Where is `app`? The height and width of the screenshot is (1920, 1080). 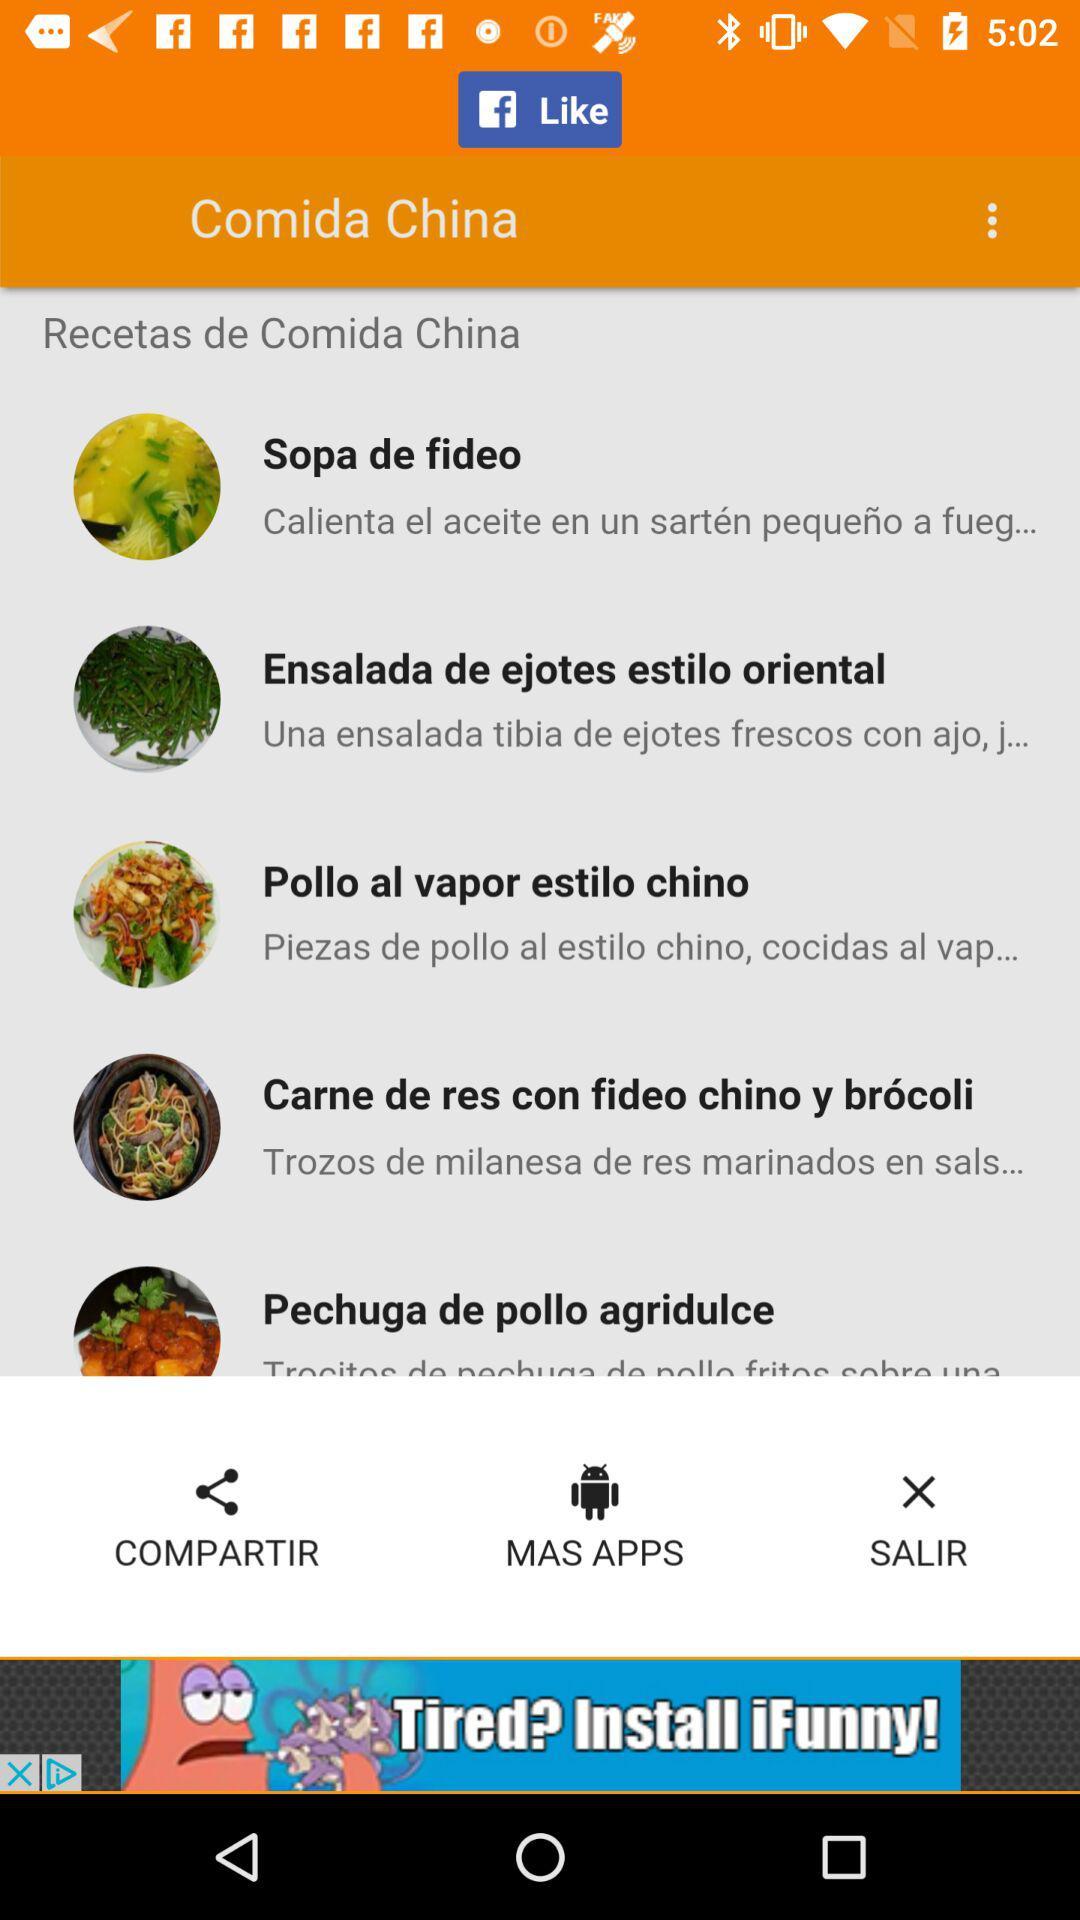 app is located at coordinates (540, 1724).